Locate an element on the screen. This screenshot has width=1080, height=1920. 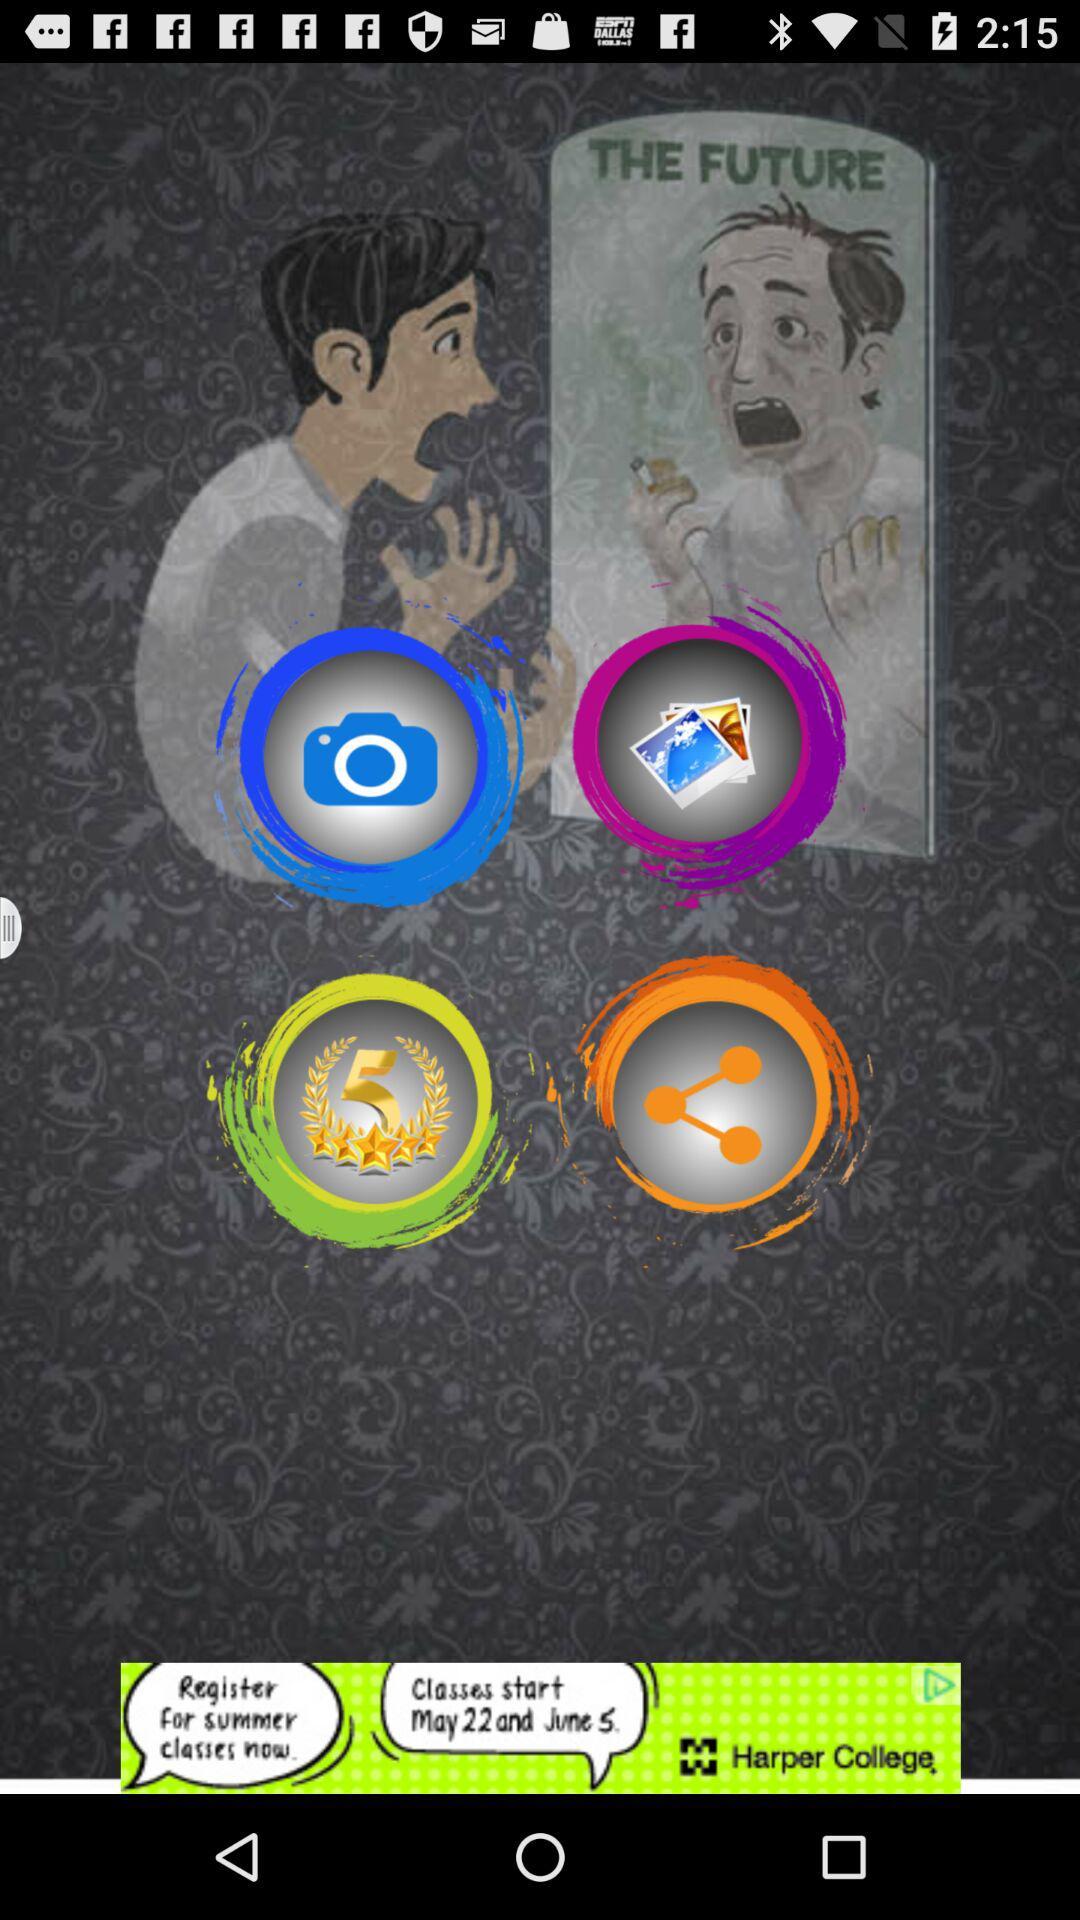
open menu is located at coordinates (23, 927).